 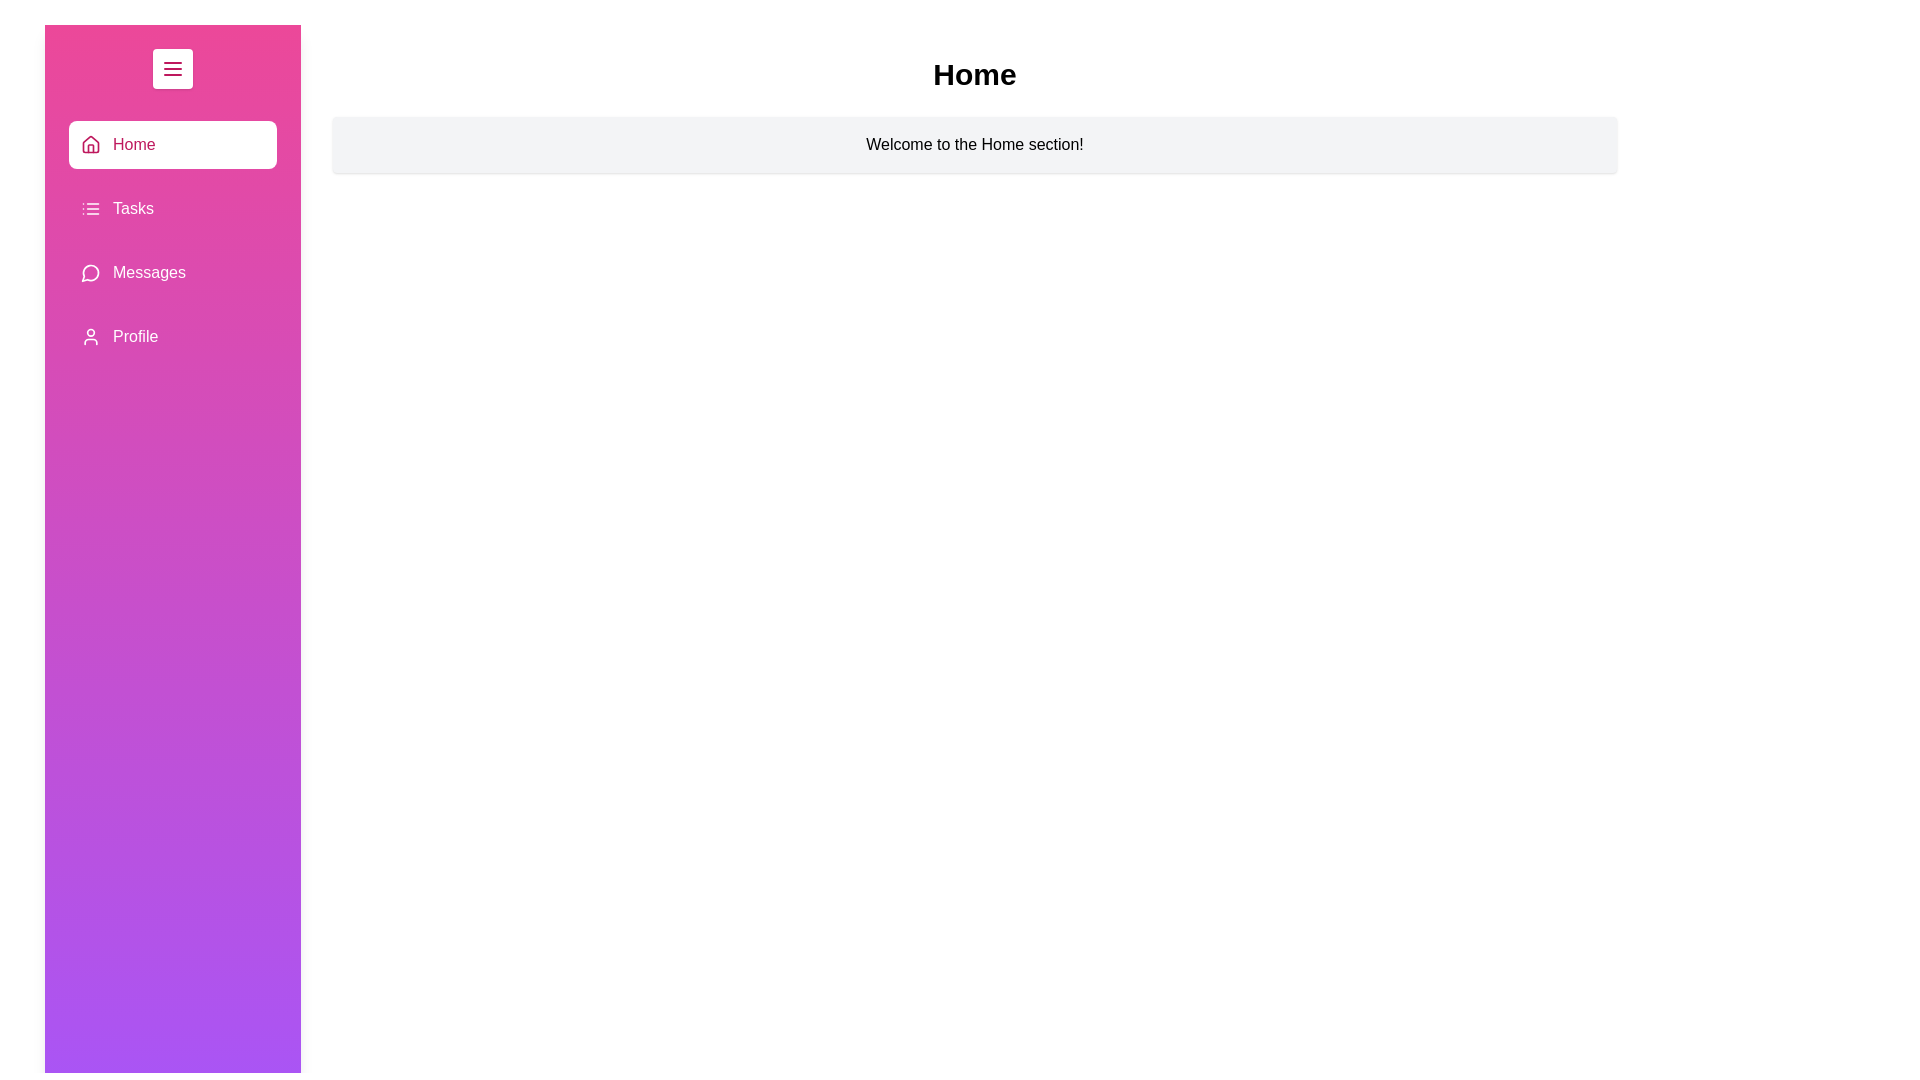 I want to click on the section Tasks by clicking on its corresponding item in the list, so click(x=172, y=208).